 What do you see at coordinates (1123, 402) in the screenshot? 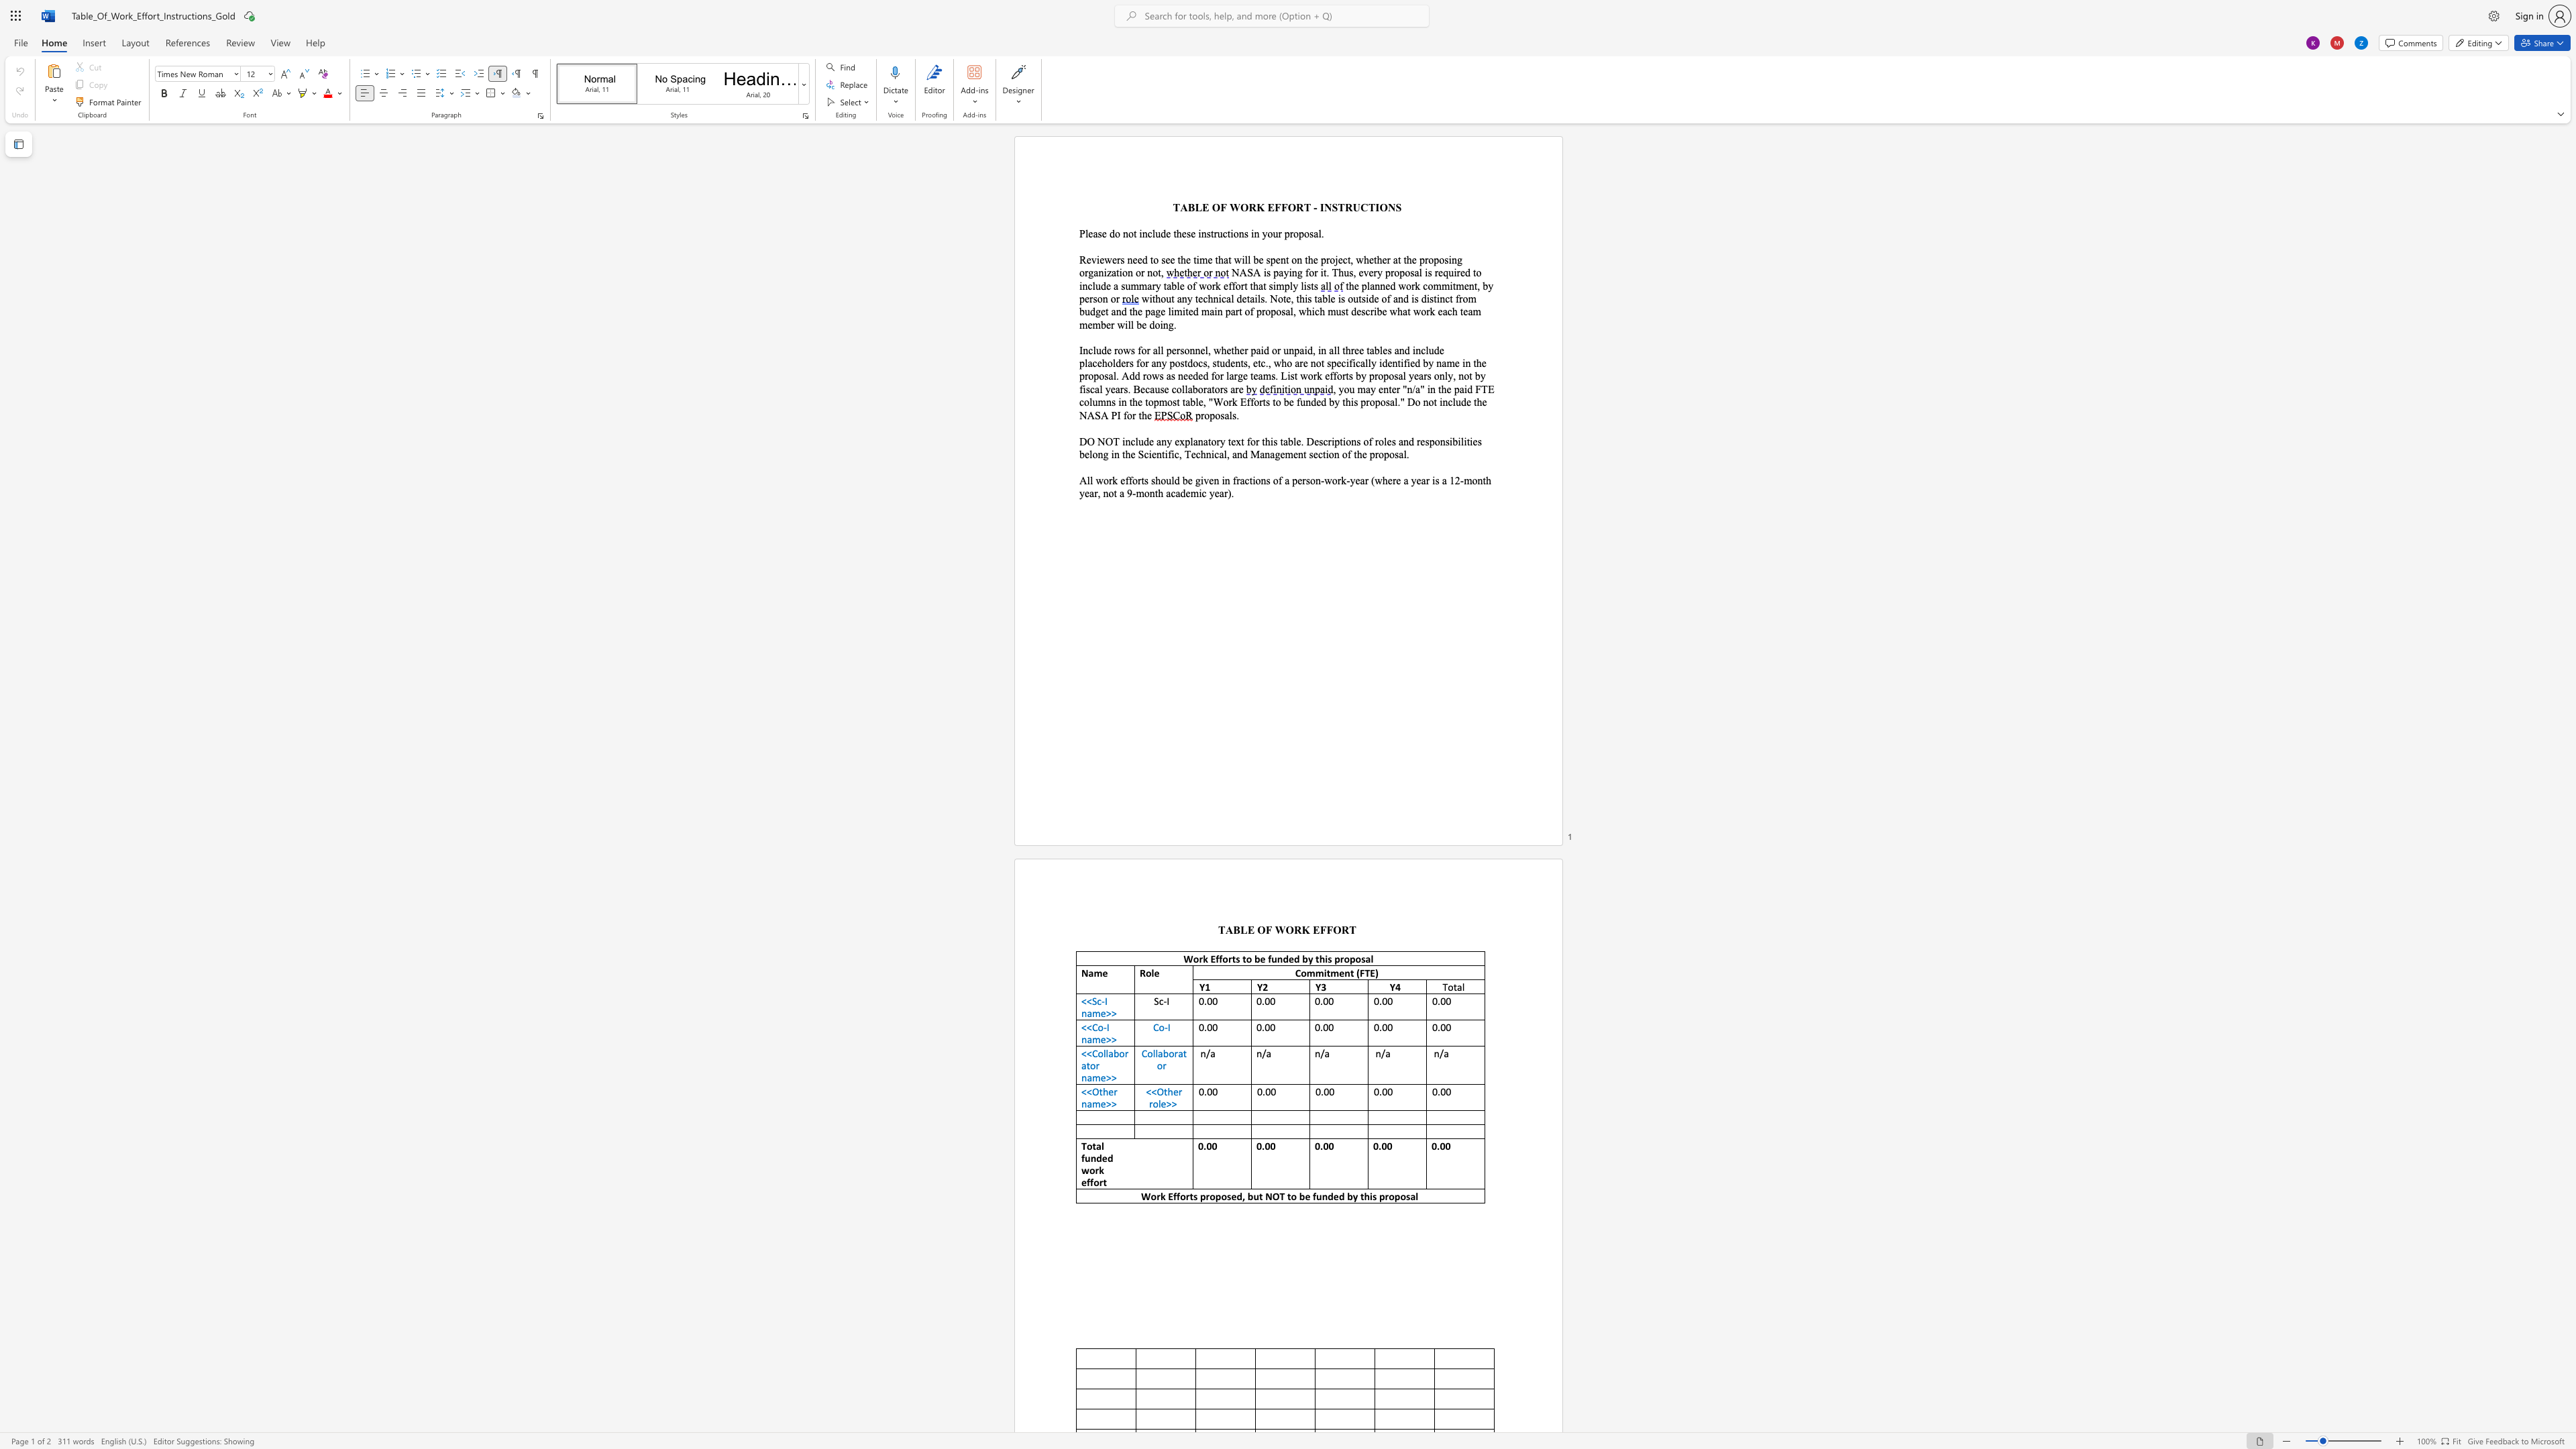
I see `the 5th character "n" in the text` at bounding box center [1123, 402].